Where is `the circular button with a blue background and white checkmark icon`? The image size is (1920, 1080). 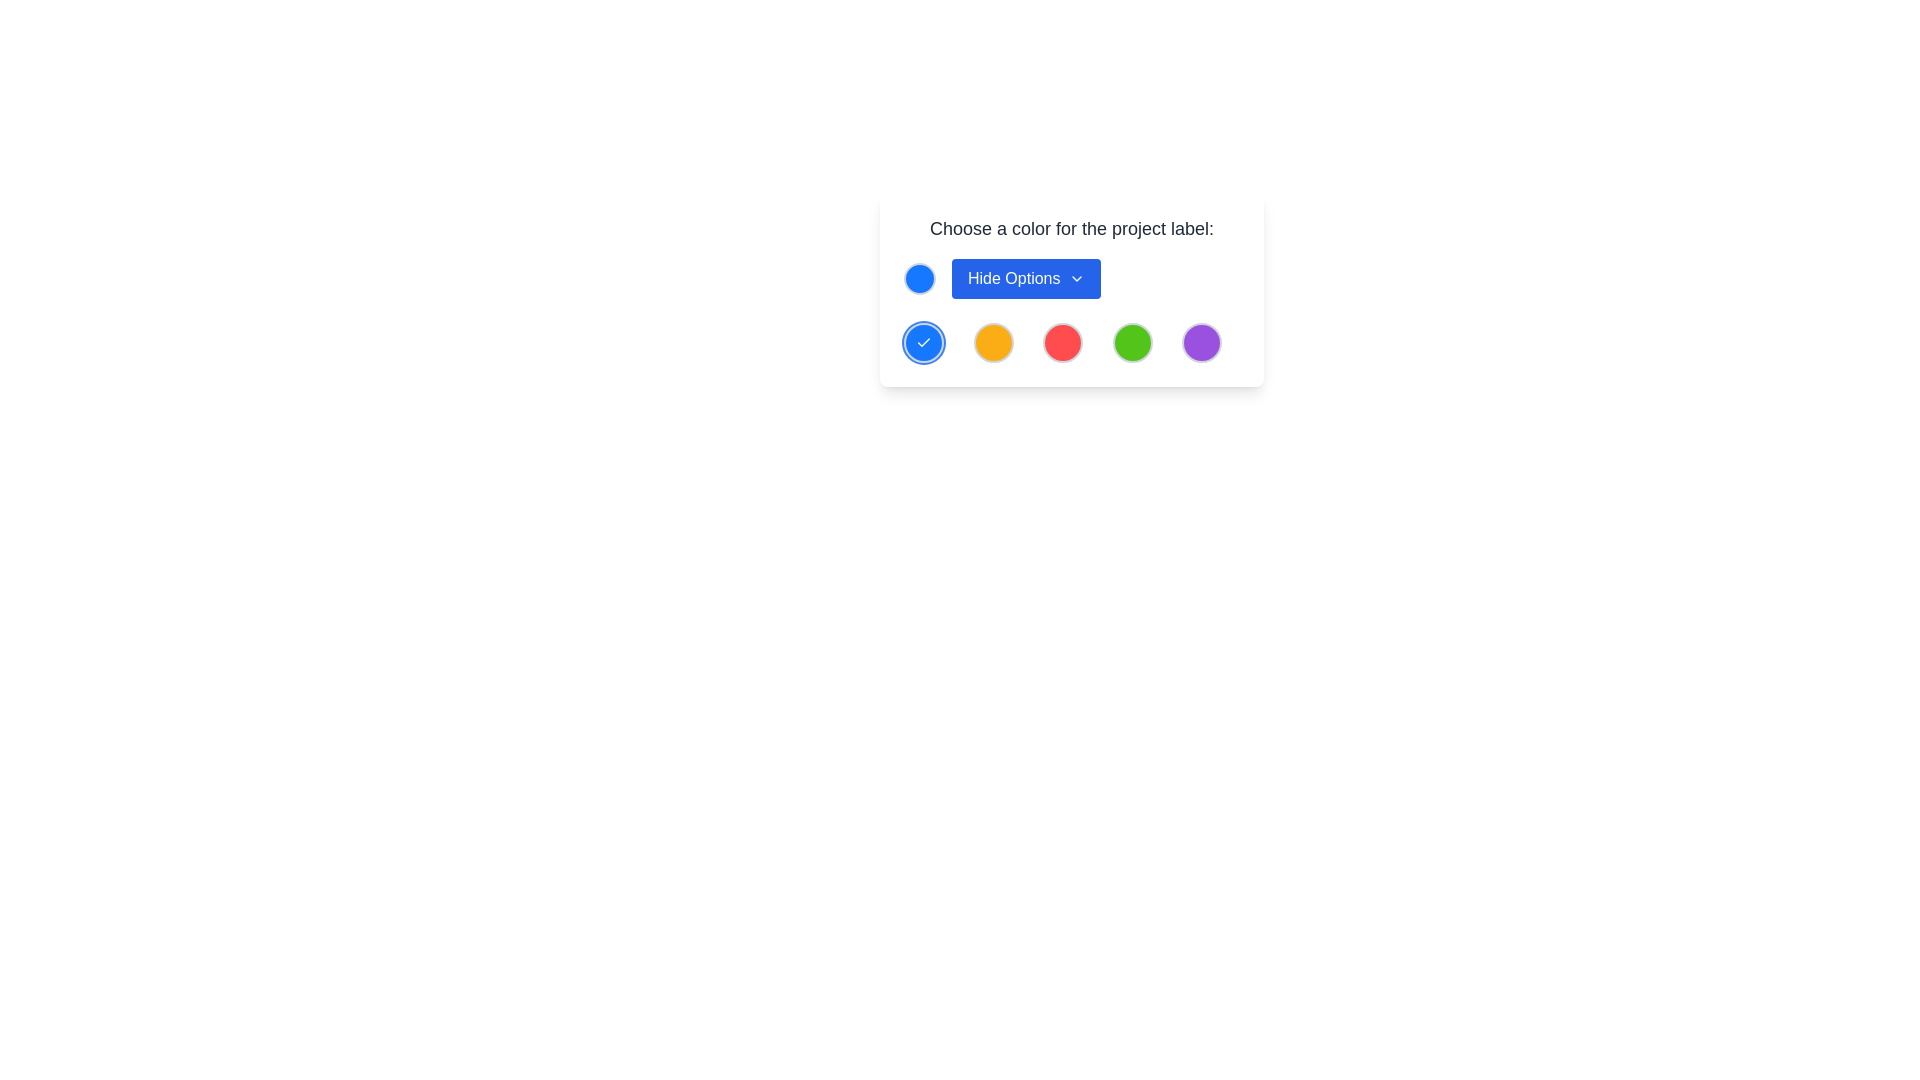
the circular button with a blue background and white checkmark icon is located at coordinates (923, 342).